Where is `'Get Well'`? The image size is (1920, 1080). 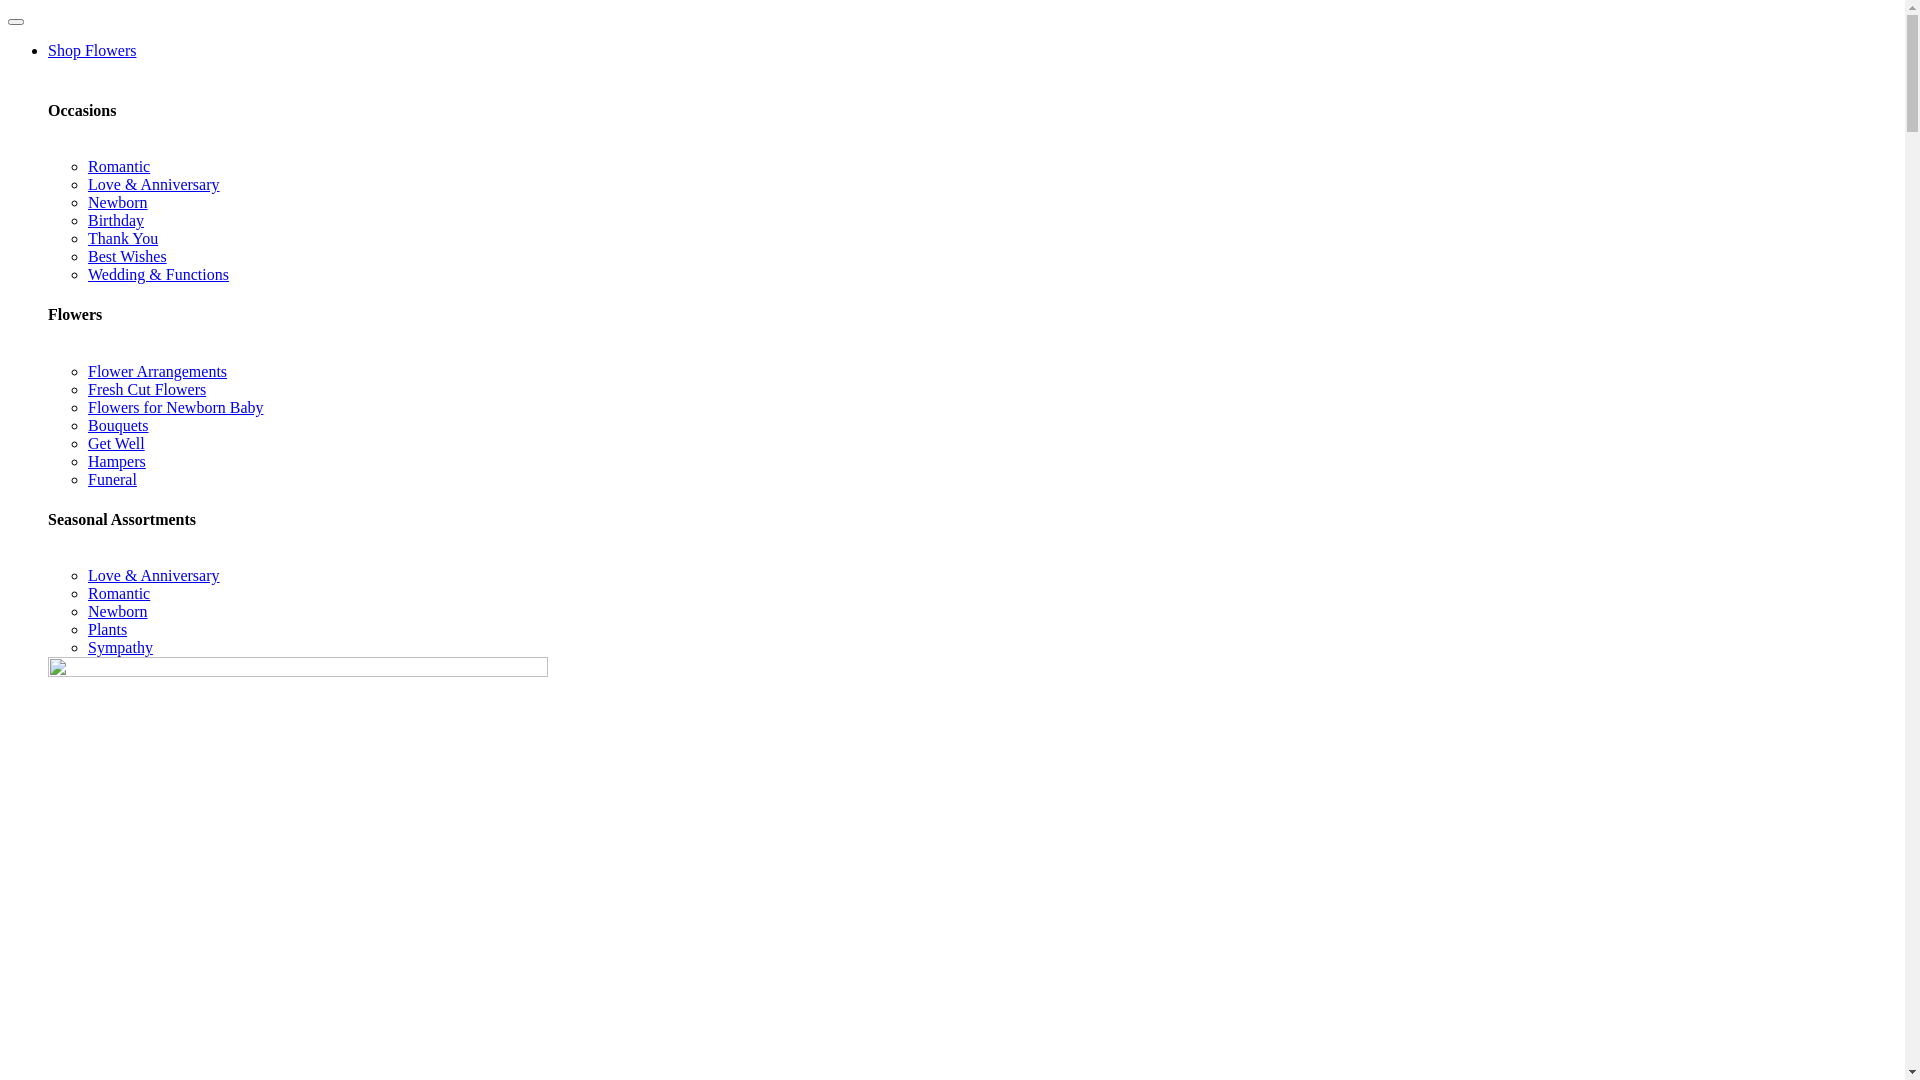
'Get Well' is located at coordinates (115, 442).